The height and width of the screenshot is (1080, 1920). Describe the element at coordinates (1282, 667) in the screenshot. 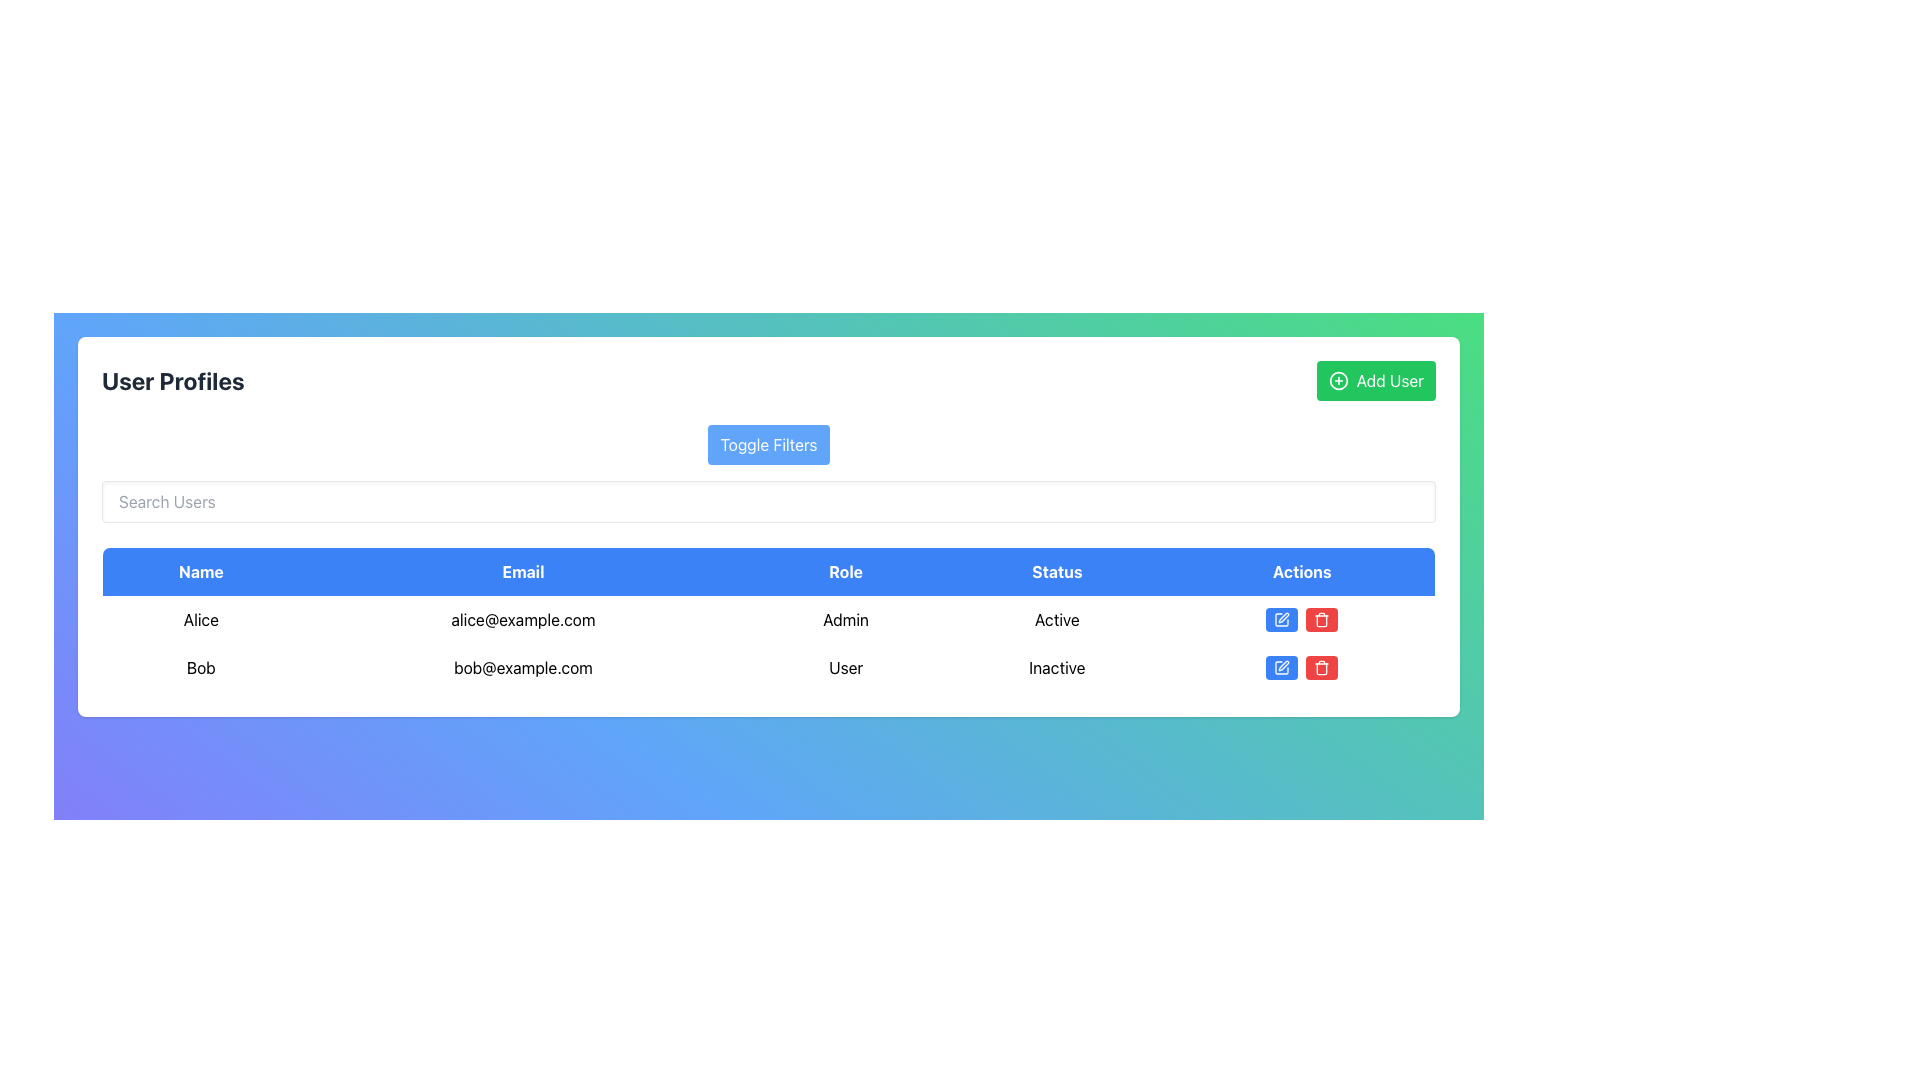

I see `the pen icon within the button located in the 'Actions' column of the second row of the table` at that location.